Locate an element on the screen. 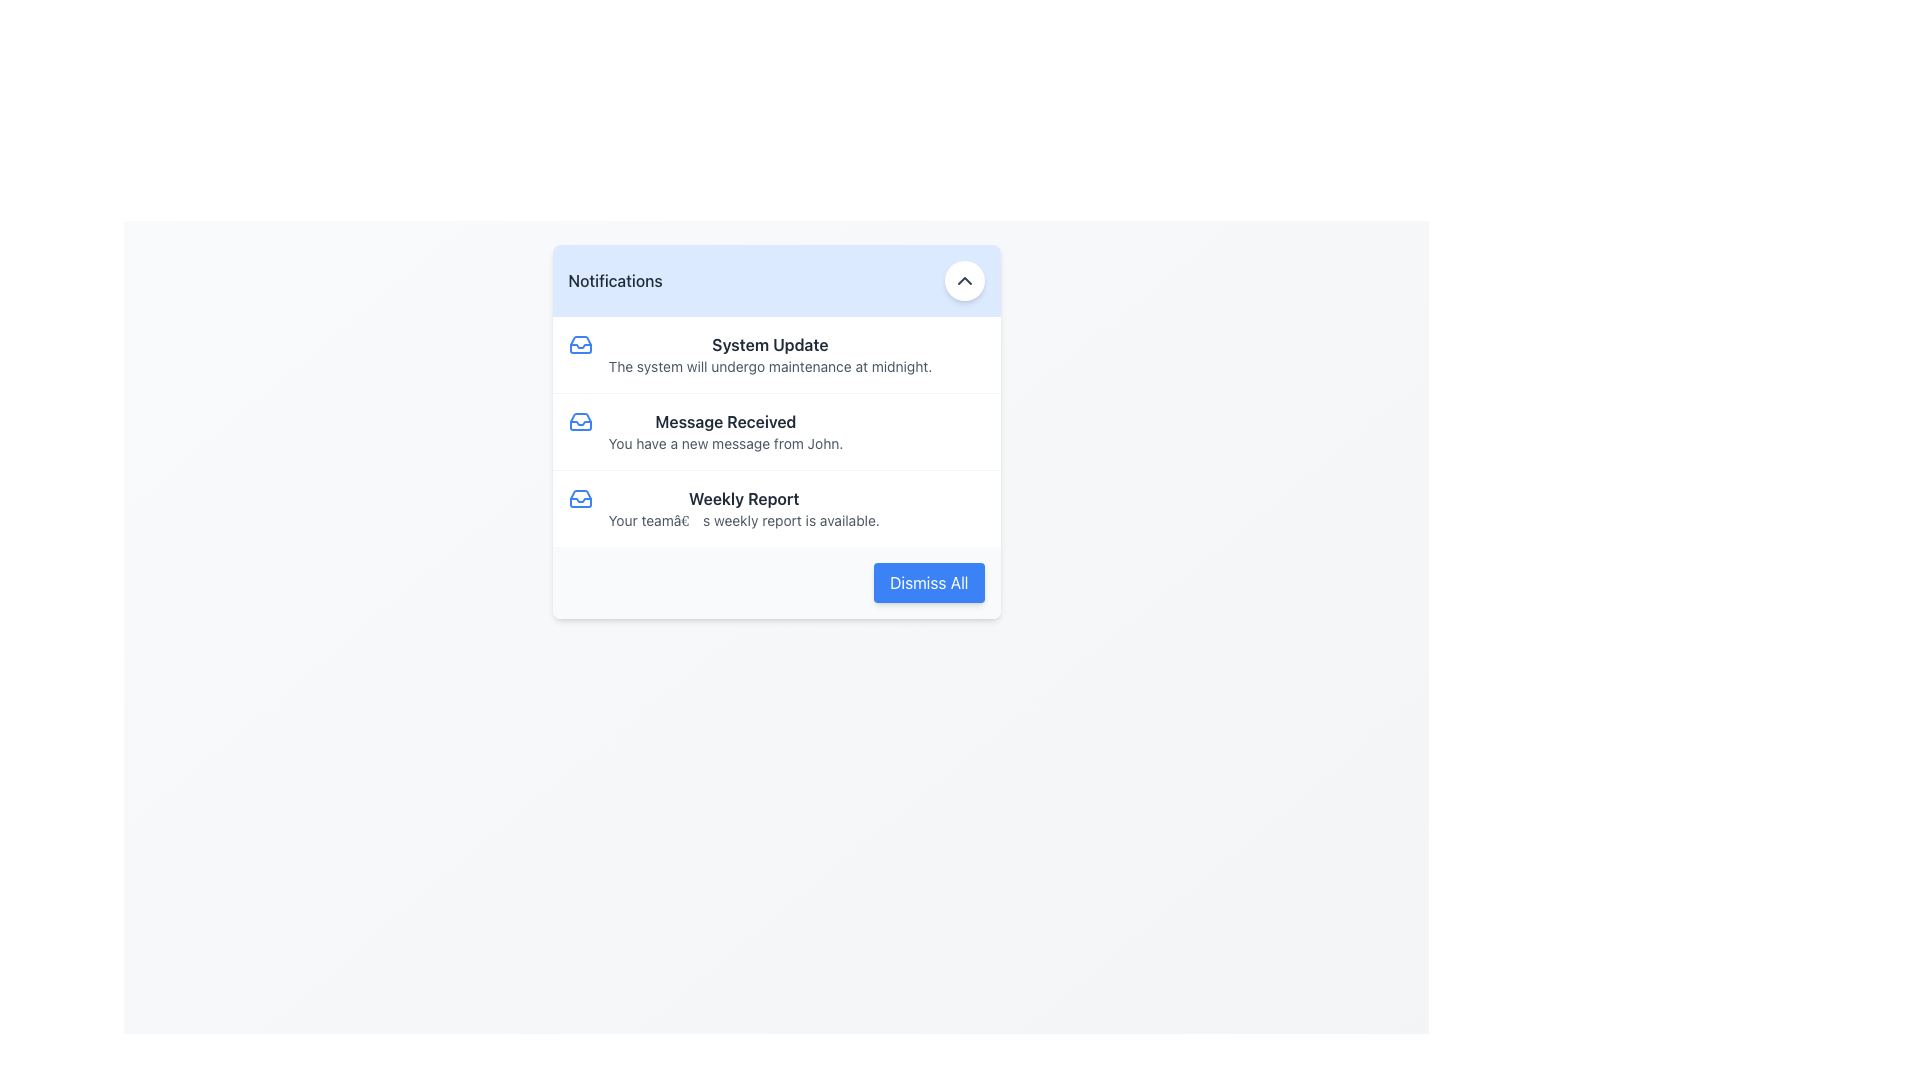  the notification line indicating the availability of the weekly report for the user’s team, which is the third item in the vertical notification list is located at coordinates (775, 508).